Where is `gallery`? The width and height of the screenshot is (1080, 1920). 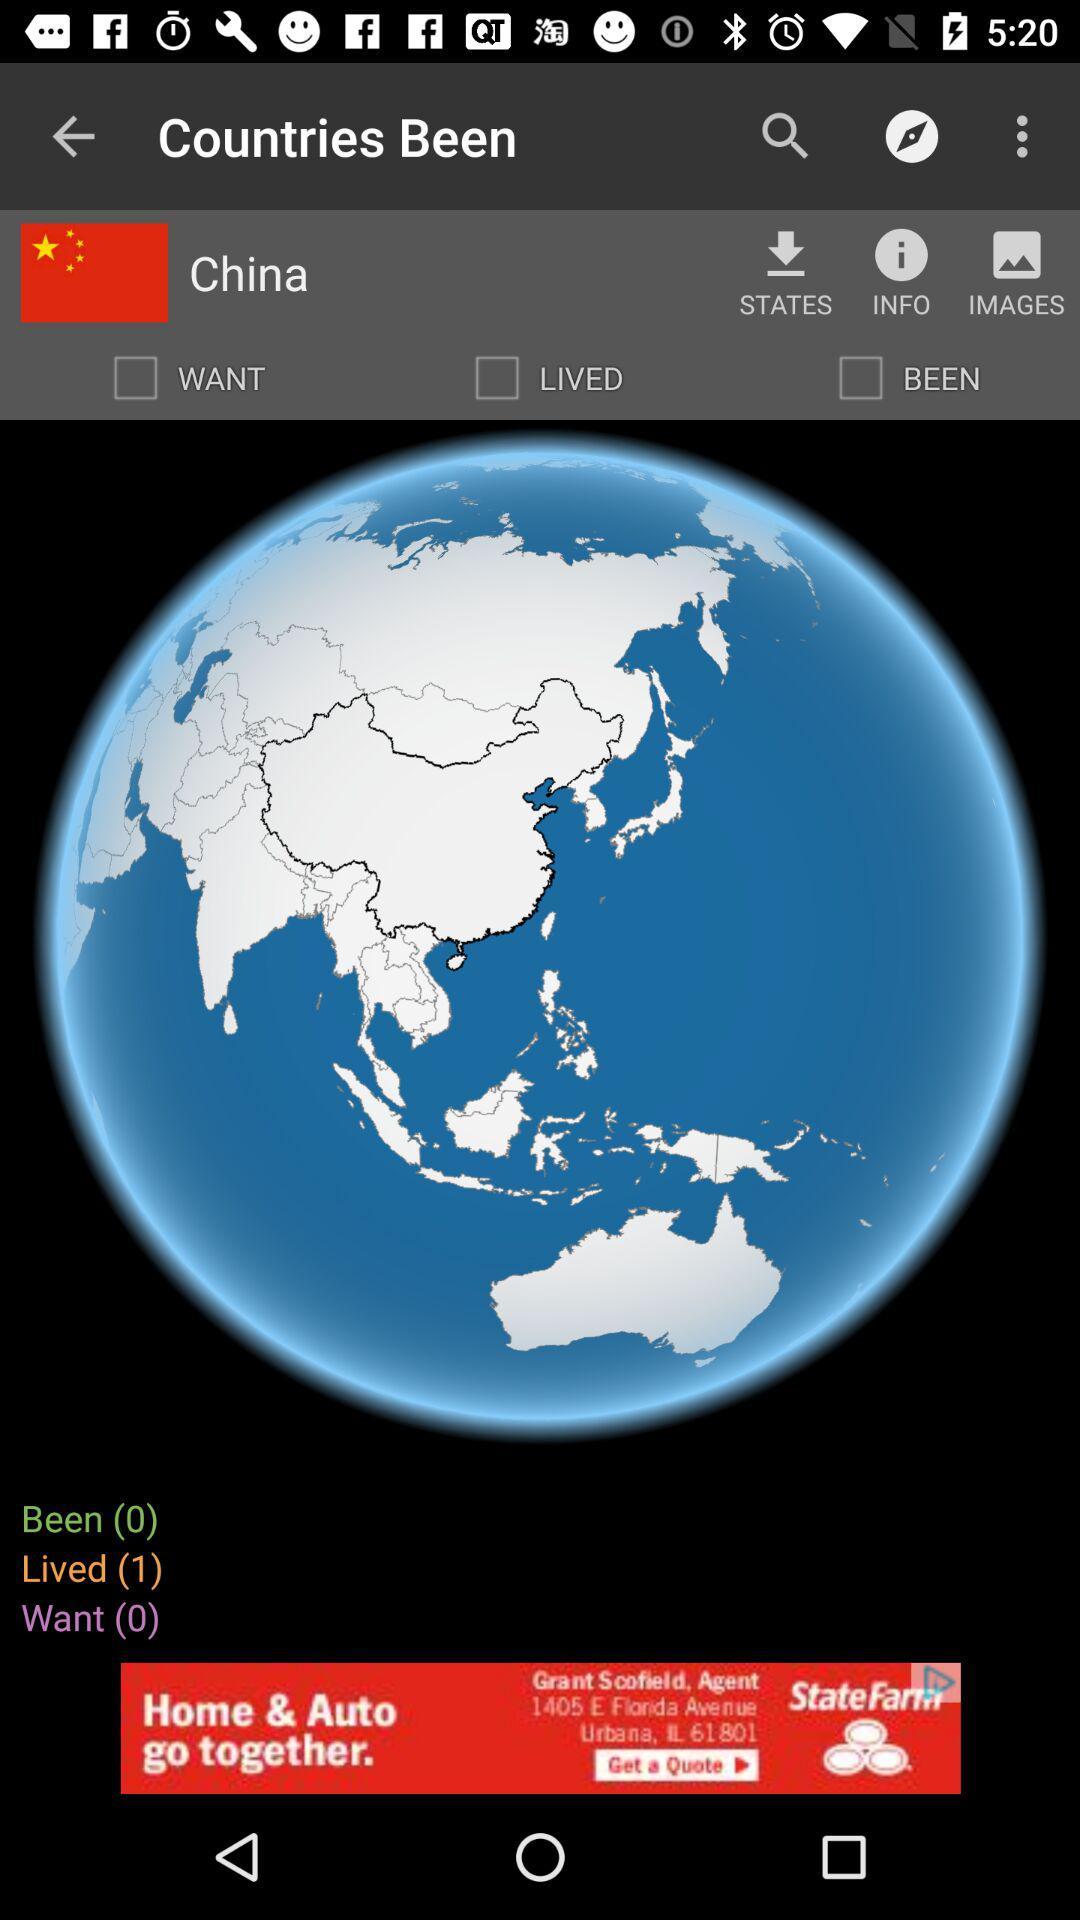
gallery is located at coordinates (1017, 253).